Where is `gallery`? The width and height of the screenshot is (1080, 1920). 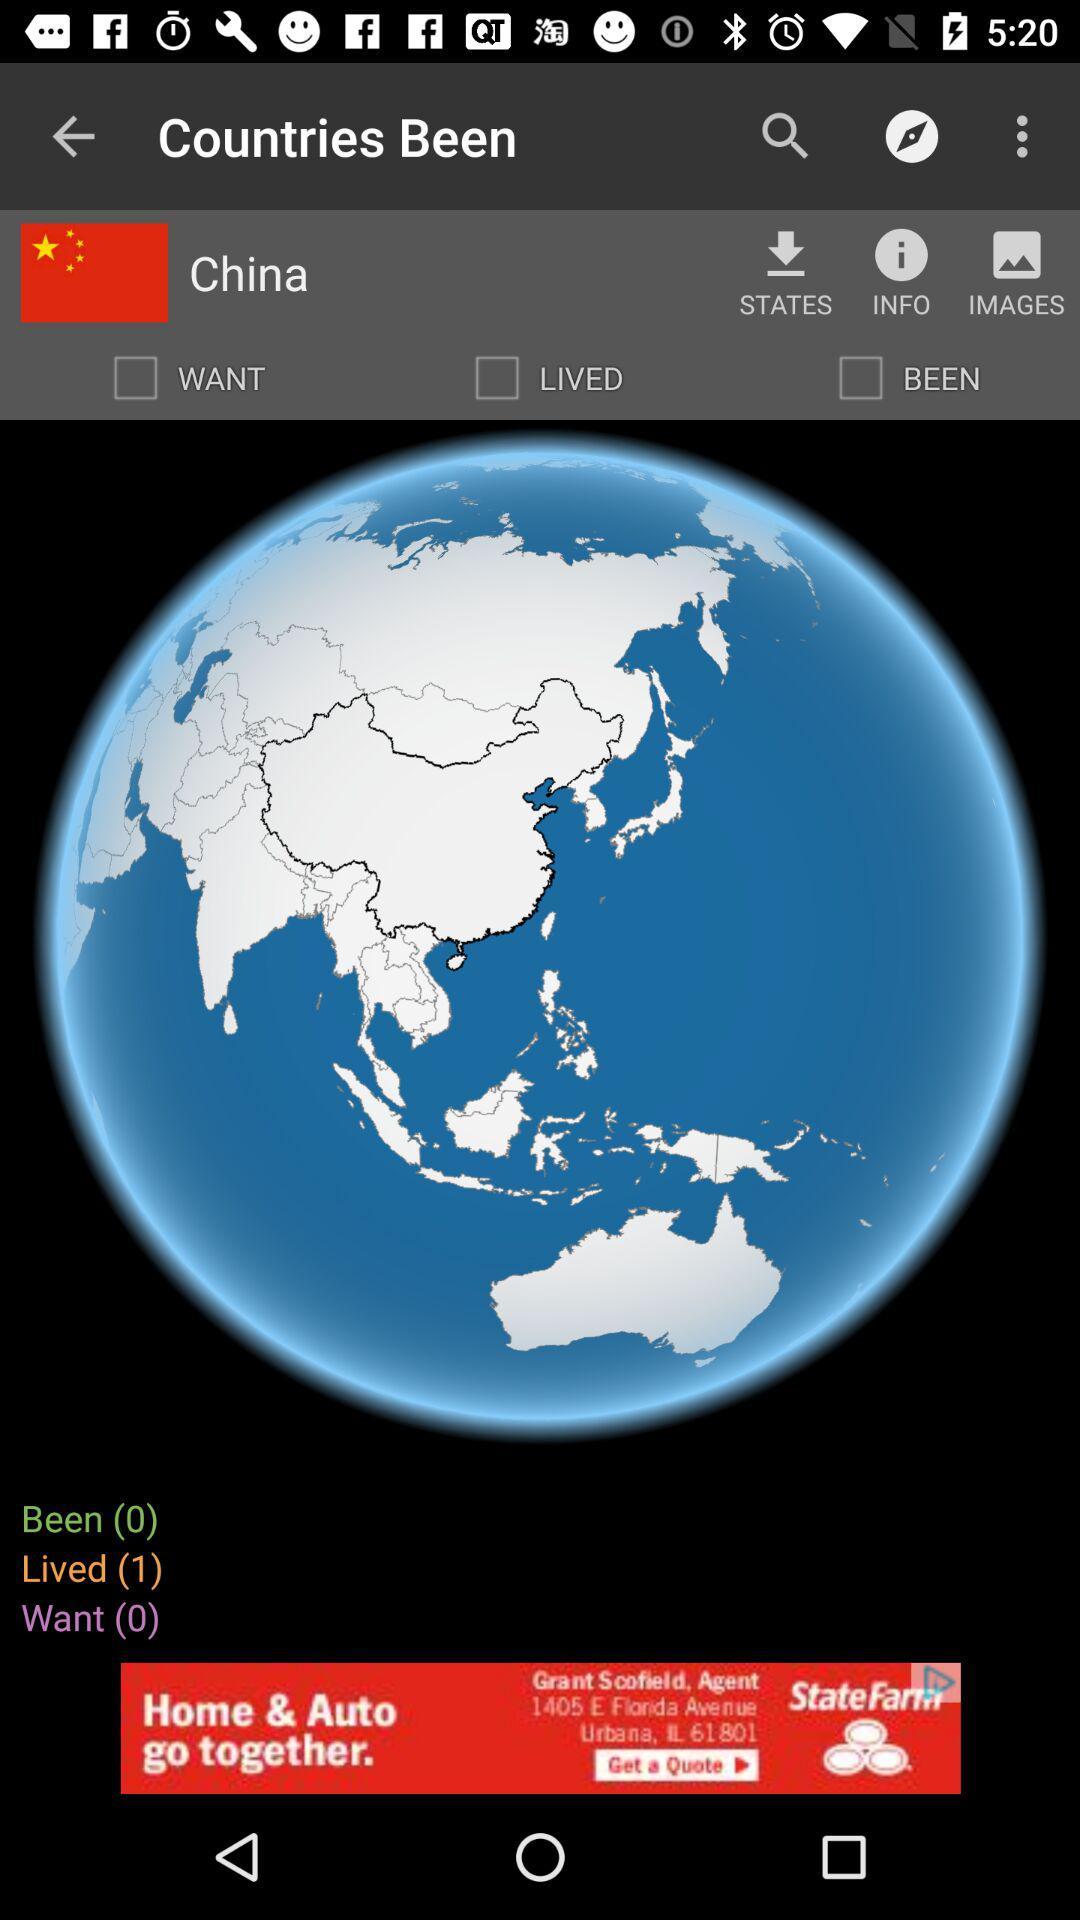
gallery is located at coordinates (1017, 253).